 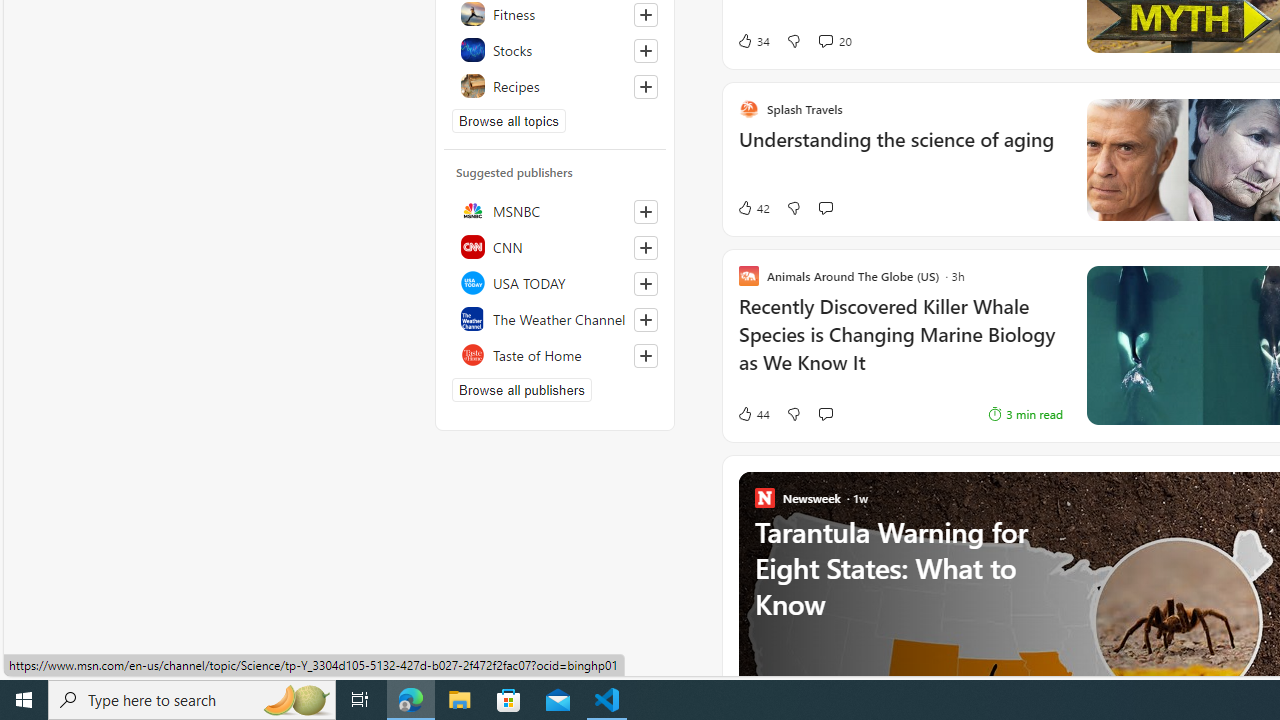 I want to click on 'The Weather Channel', so click(x=555, y=317).